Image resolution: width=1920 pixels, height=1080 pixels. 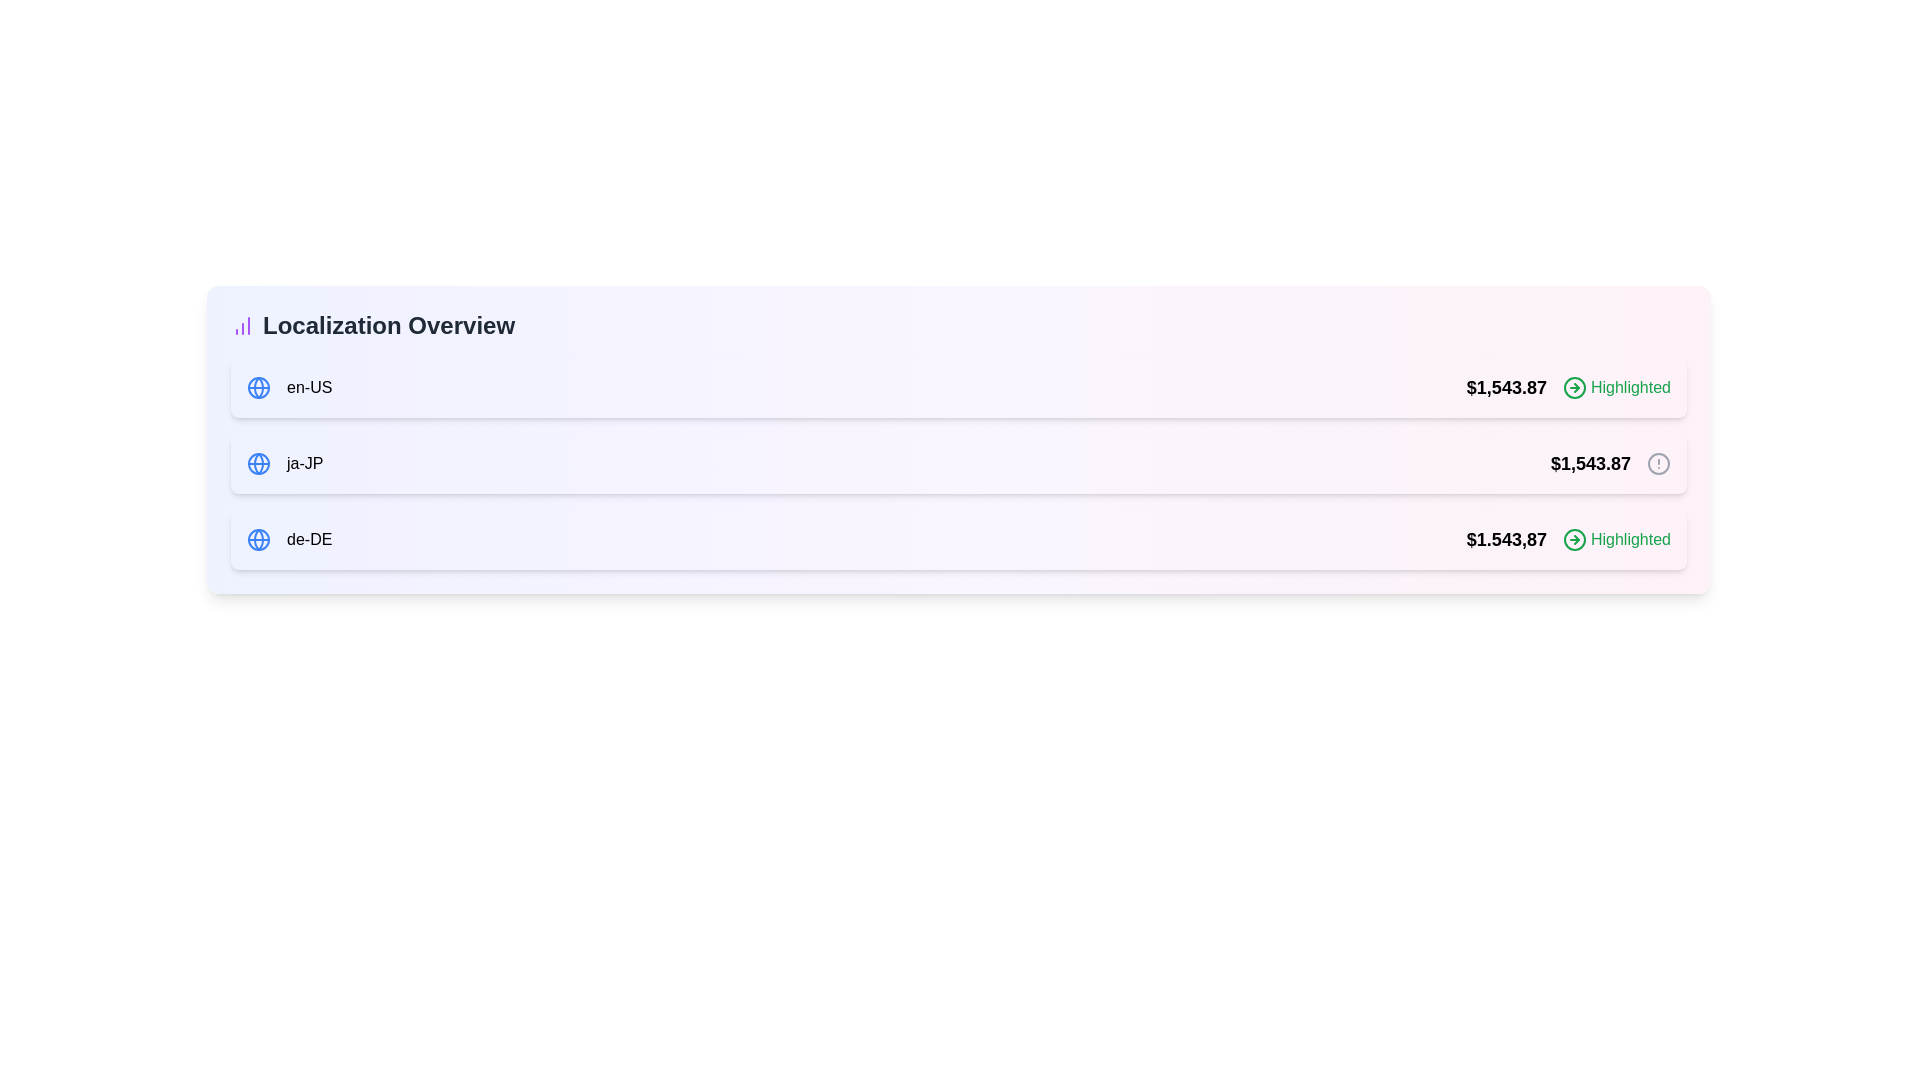 I want to click on the circular graphic element with a gray border and white fill, located at the end of the second row aligned with the text 'ja-JP' and the price '$1,543.87', so click(x=1659, y=463).